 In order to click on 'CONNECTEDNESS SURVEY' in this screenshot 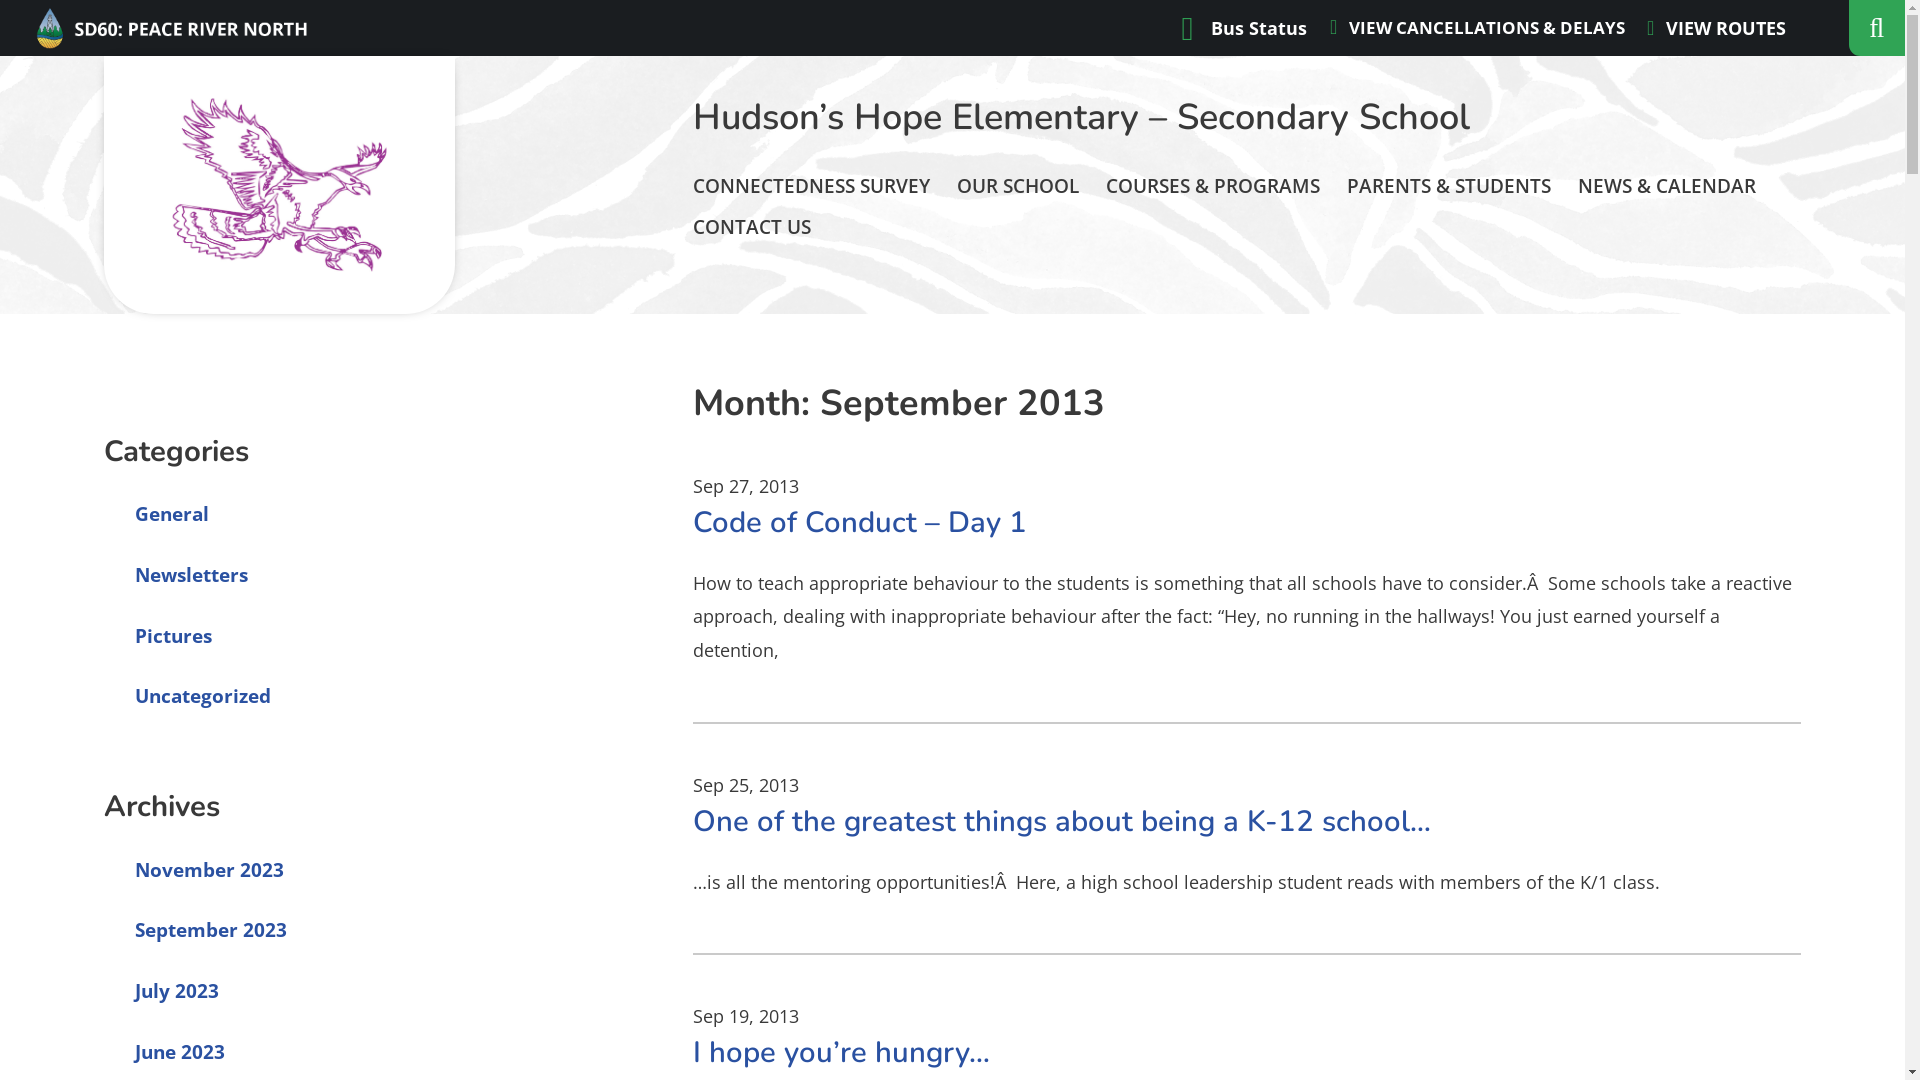, I will do `click(811, 186)`.